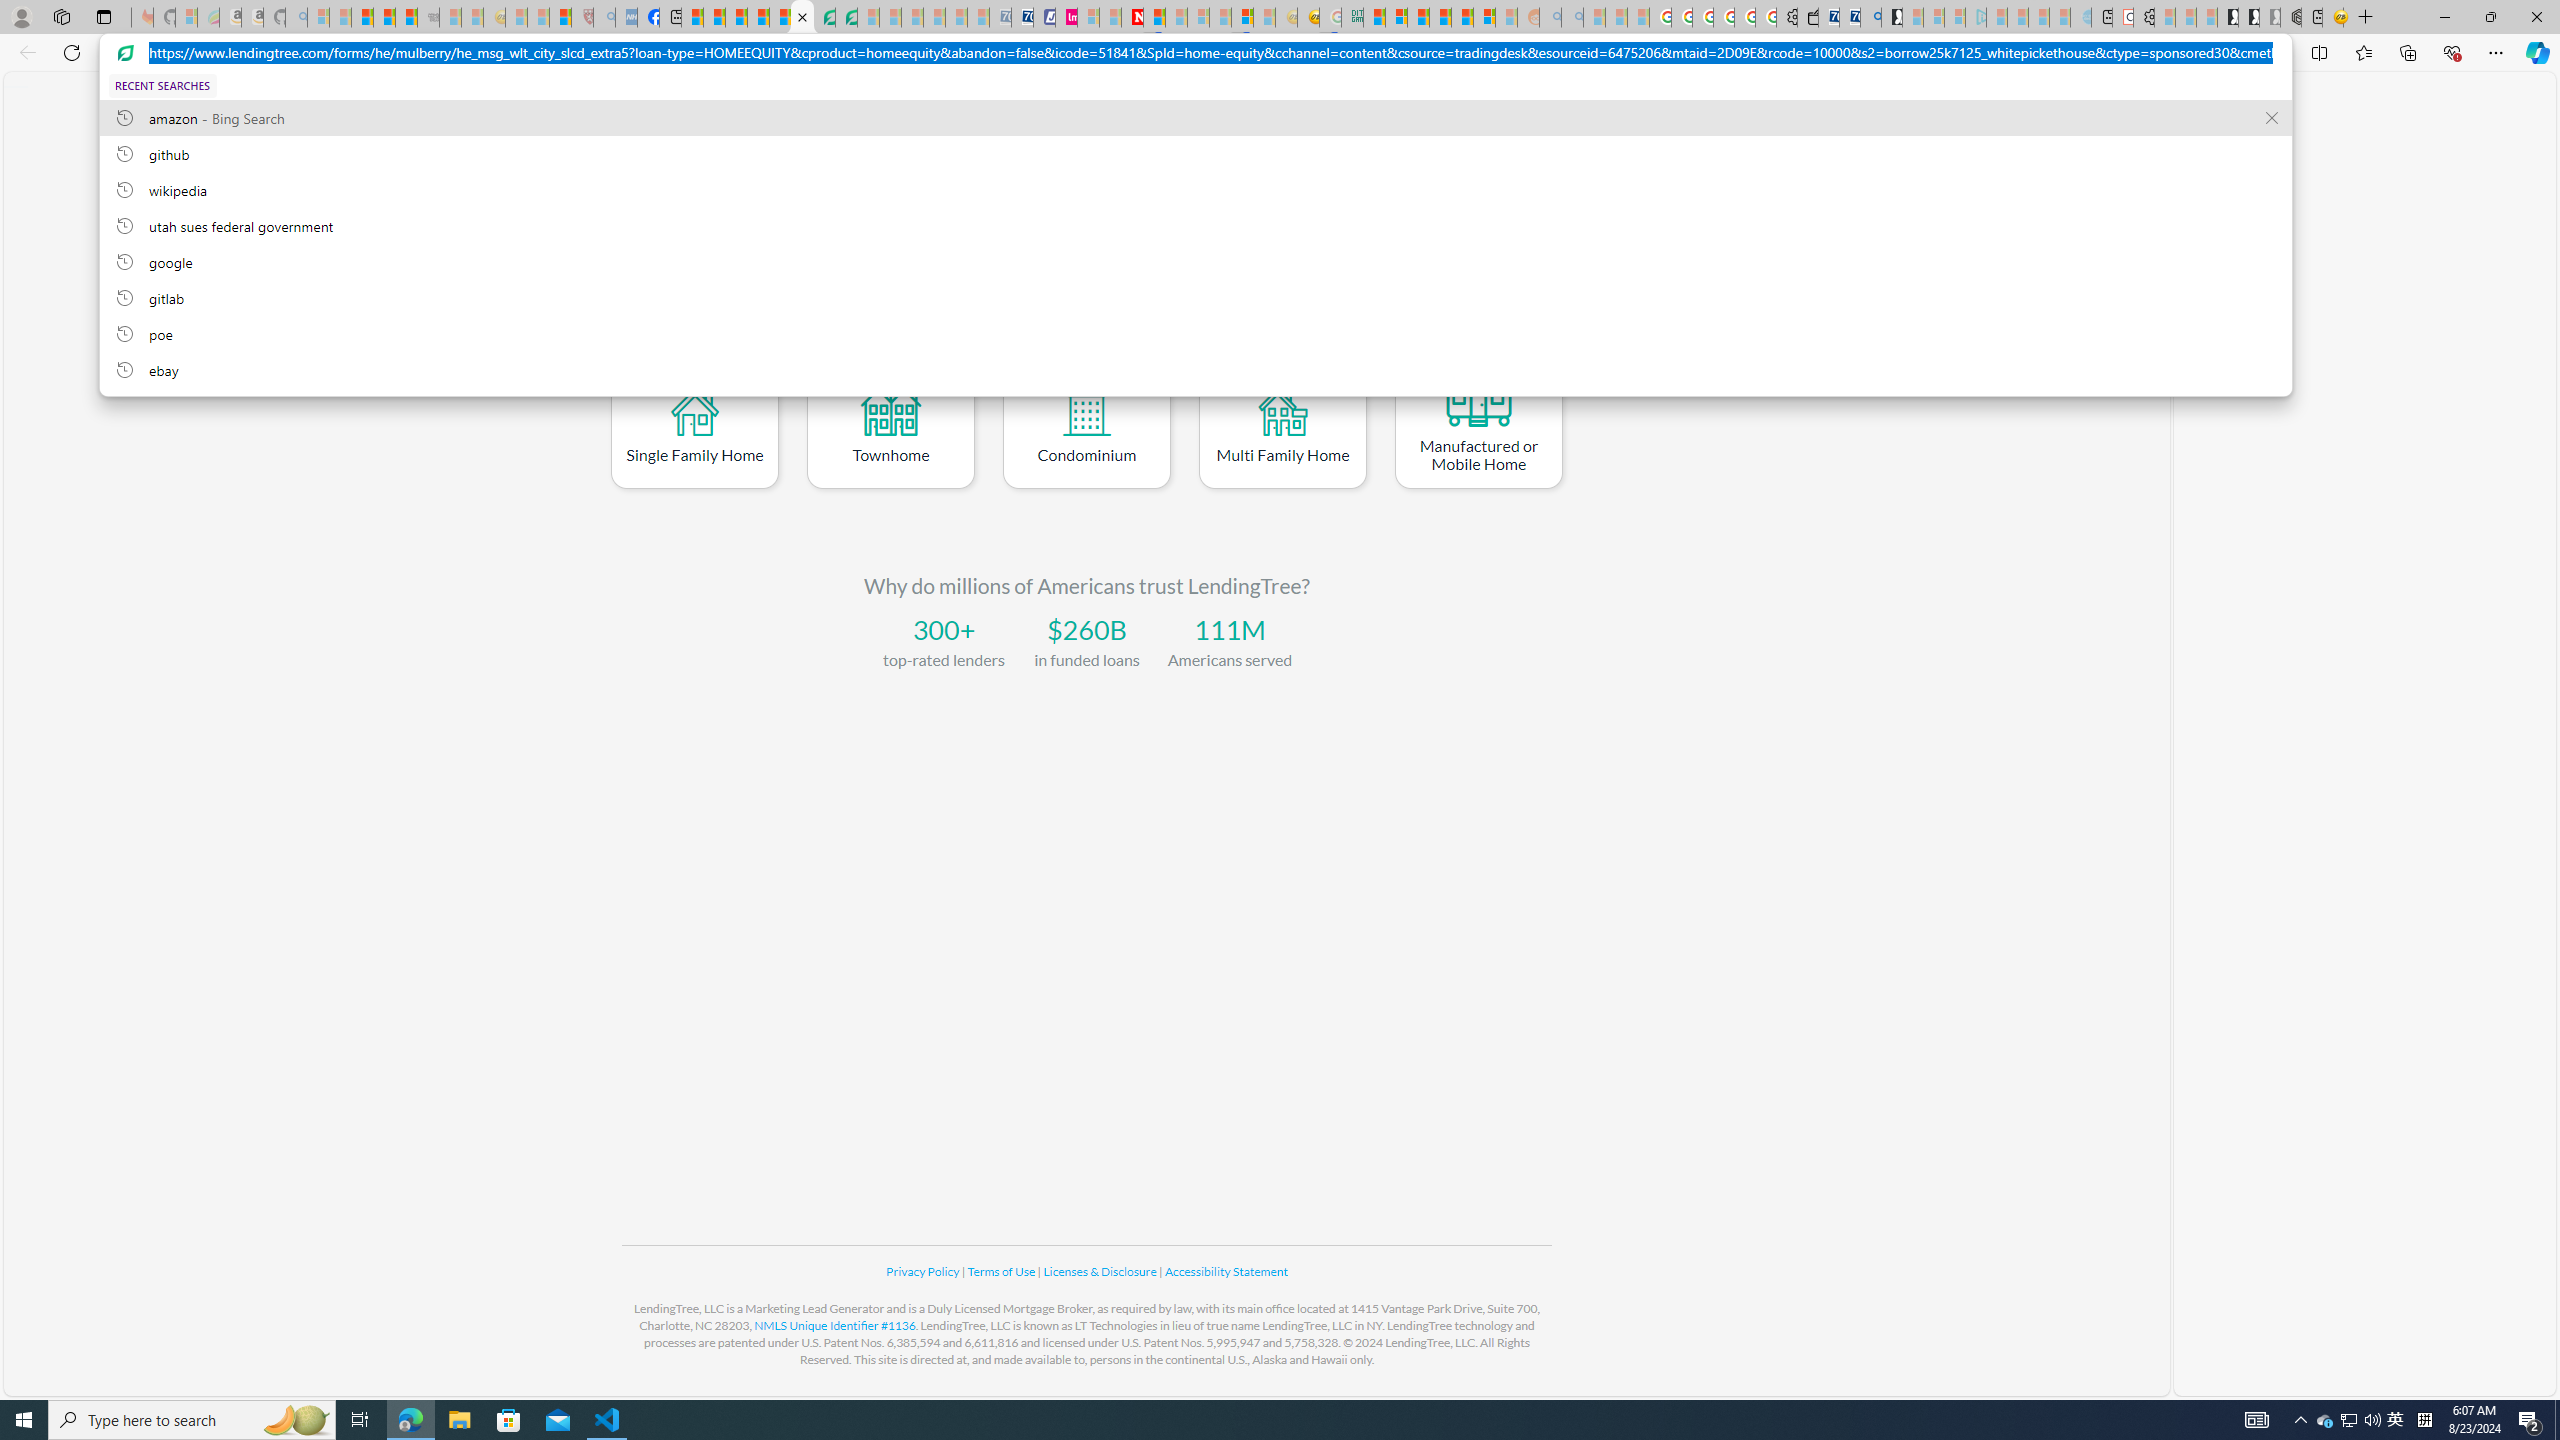 This screenshot has height=1440, width=2560. Describe the element at coordinates (1065, 16) in the screenshot. I see `'Jobs - lastminute.com Investor Portal'` at that location.